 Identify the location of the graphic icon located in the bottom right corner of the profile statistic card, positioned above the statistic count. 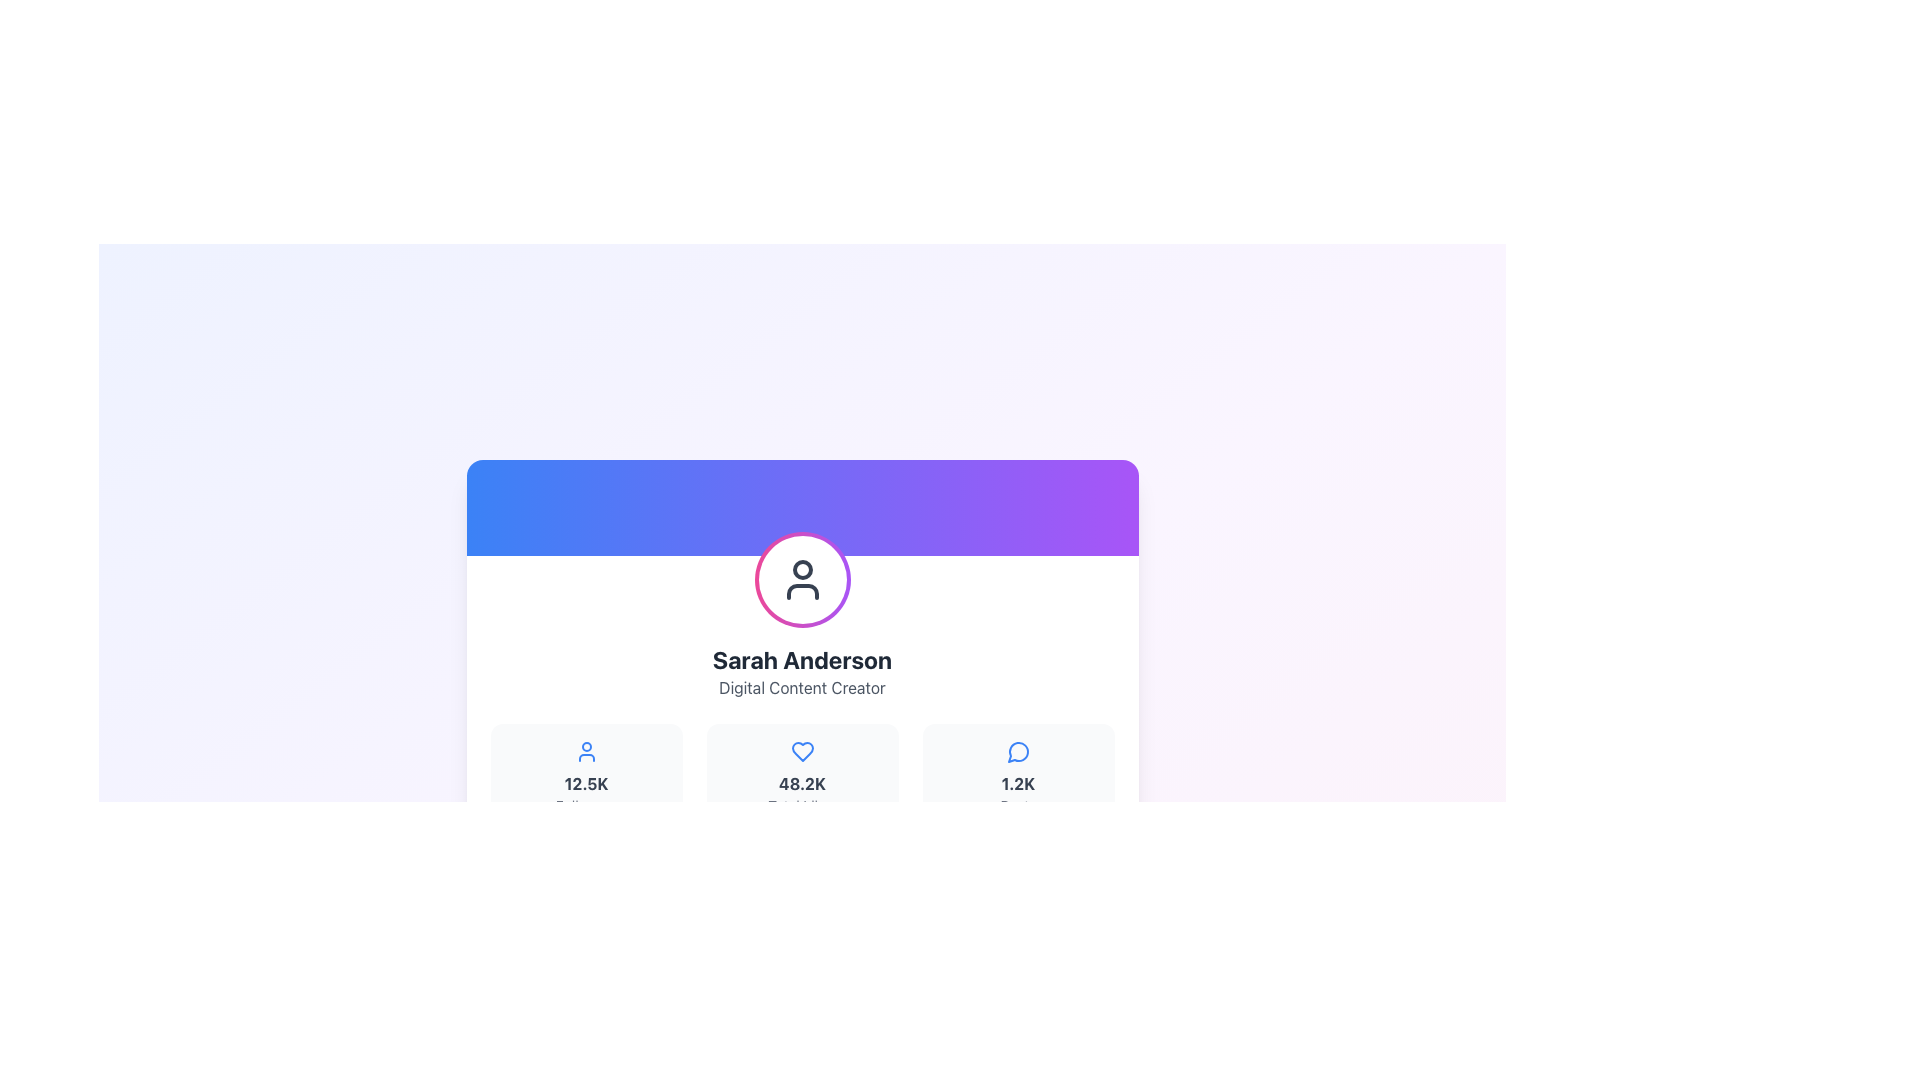
(1017, 752).